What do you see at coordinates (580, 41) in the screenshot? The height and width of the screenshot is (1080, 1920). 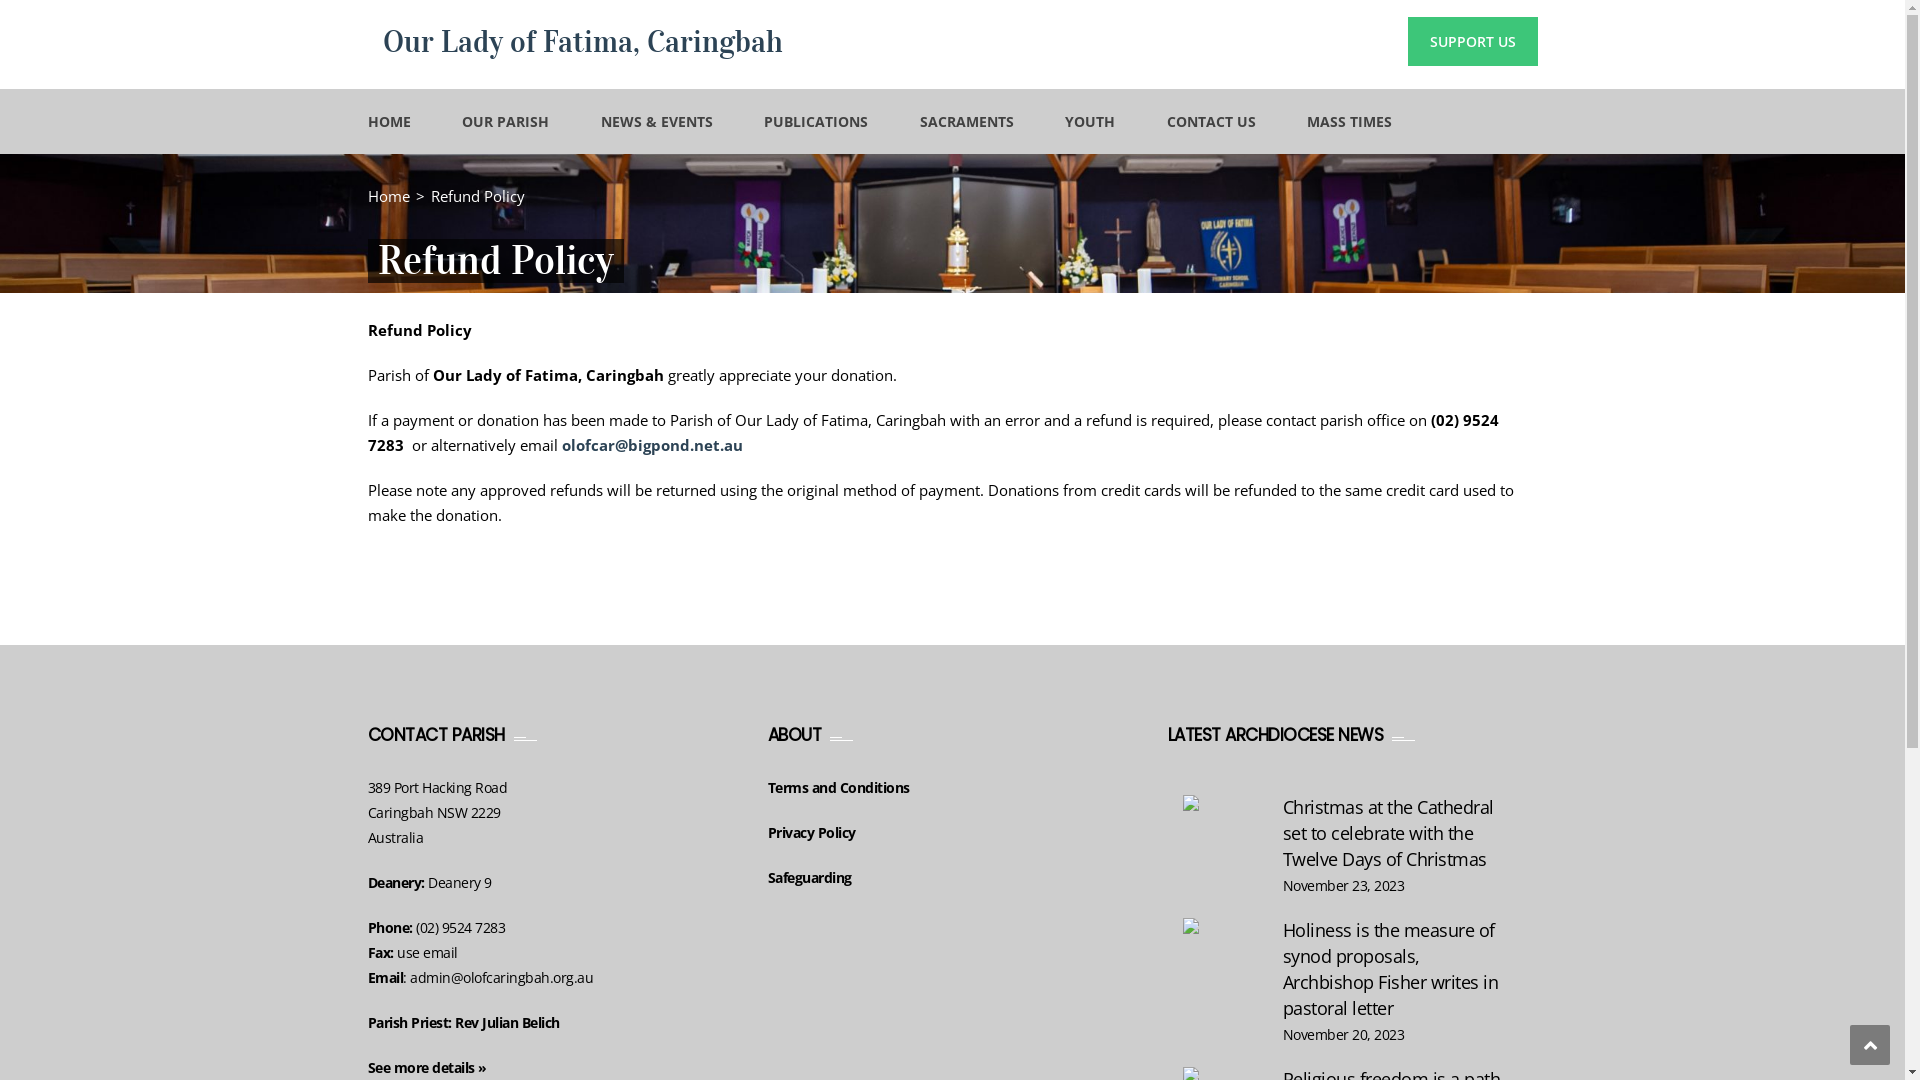 I see `'Our Lady of Fatima, Caringbah'` at bounding box center [580, 41].